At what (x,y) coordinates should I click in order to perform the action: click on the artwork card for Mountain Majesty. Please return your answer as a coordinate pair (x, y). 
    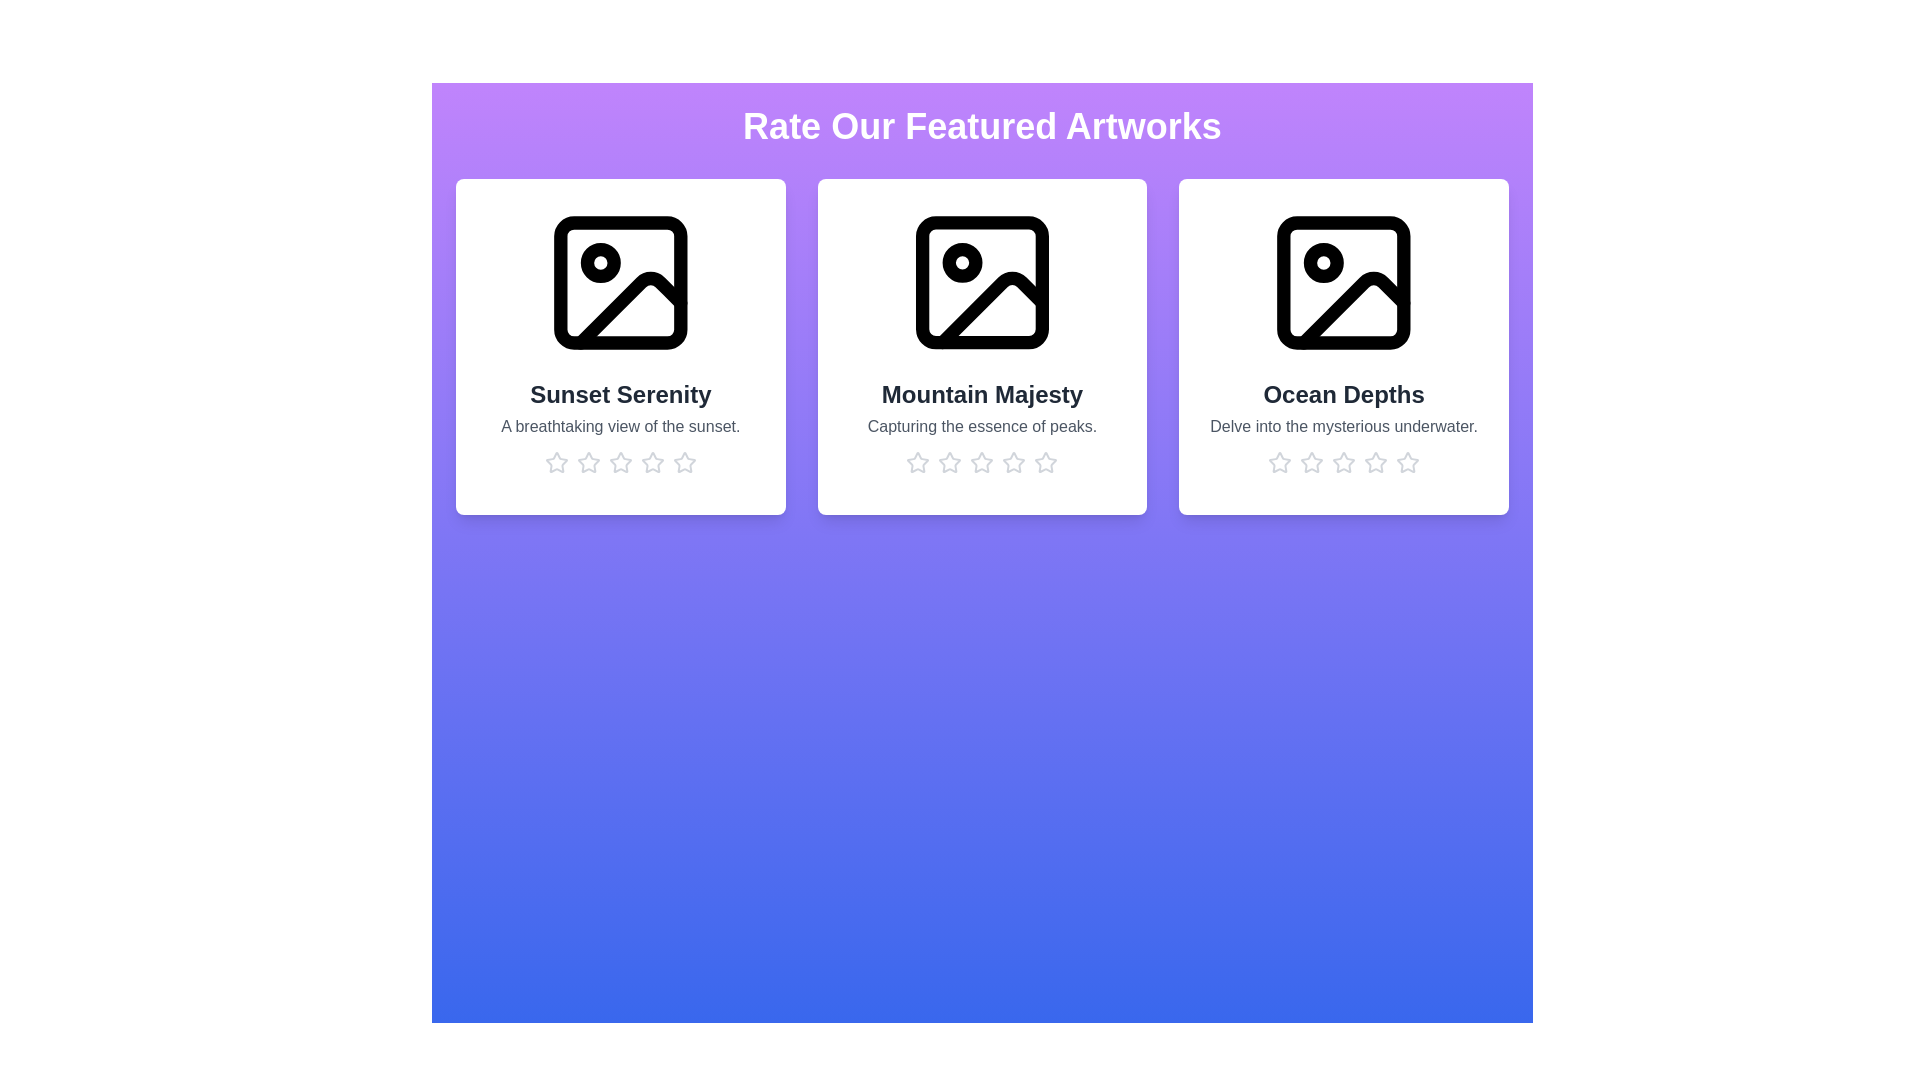
    Looking at the image, I should click on (982, 346).